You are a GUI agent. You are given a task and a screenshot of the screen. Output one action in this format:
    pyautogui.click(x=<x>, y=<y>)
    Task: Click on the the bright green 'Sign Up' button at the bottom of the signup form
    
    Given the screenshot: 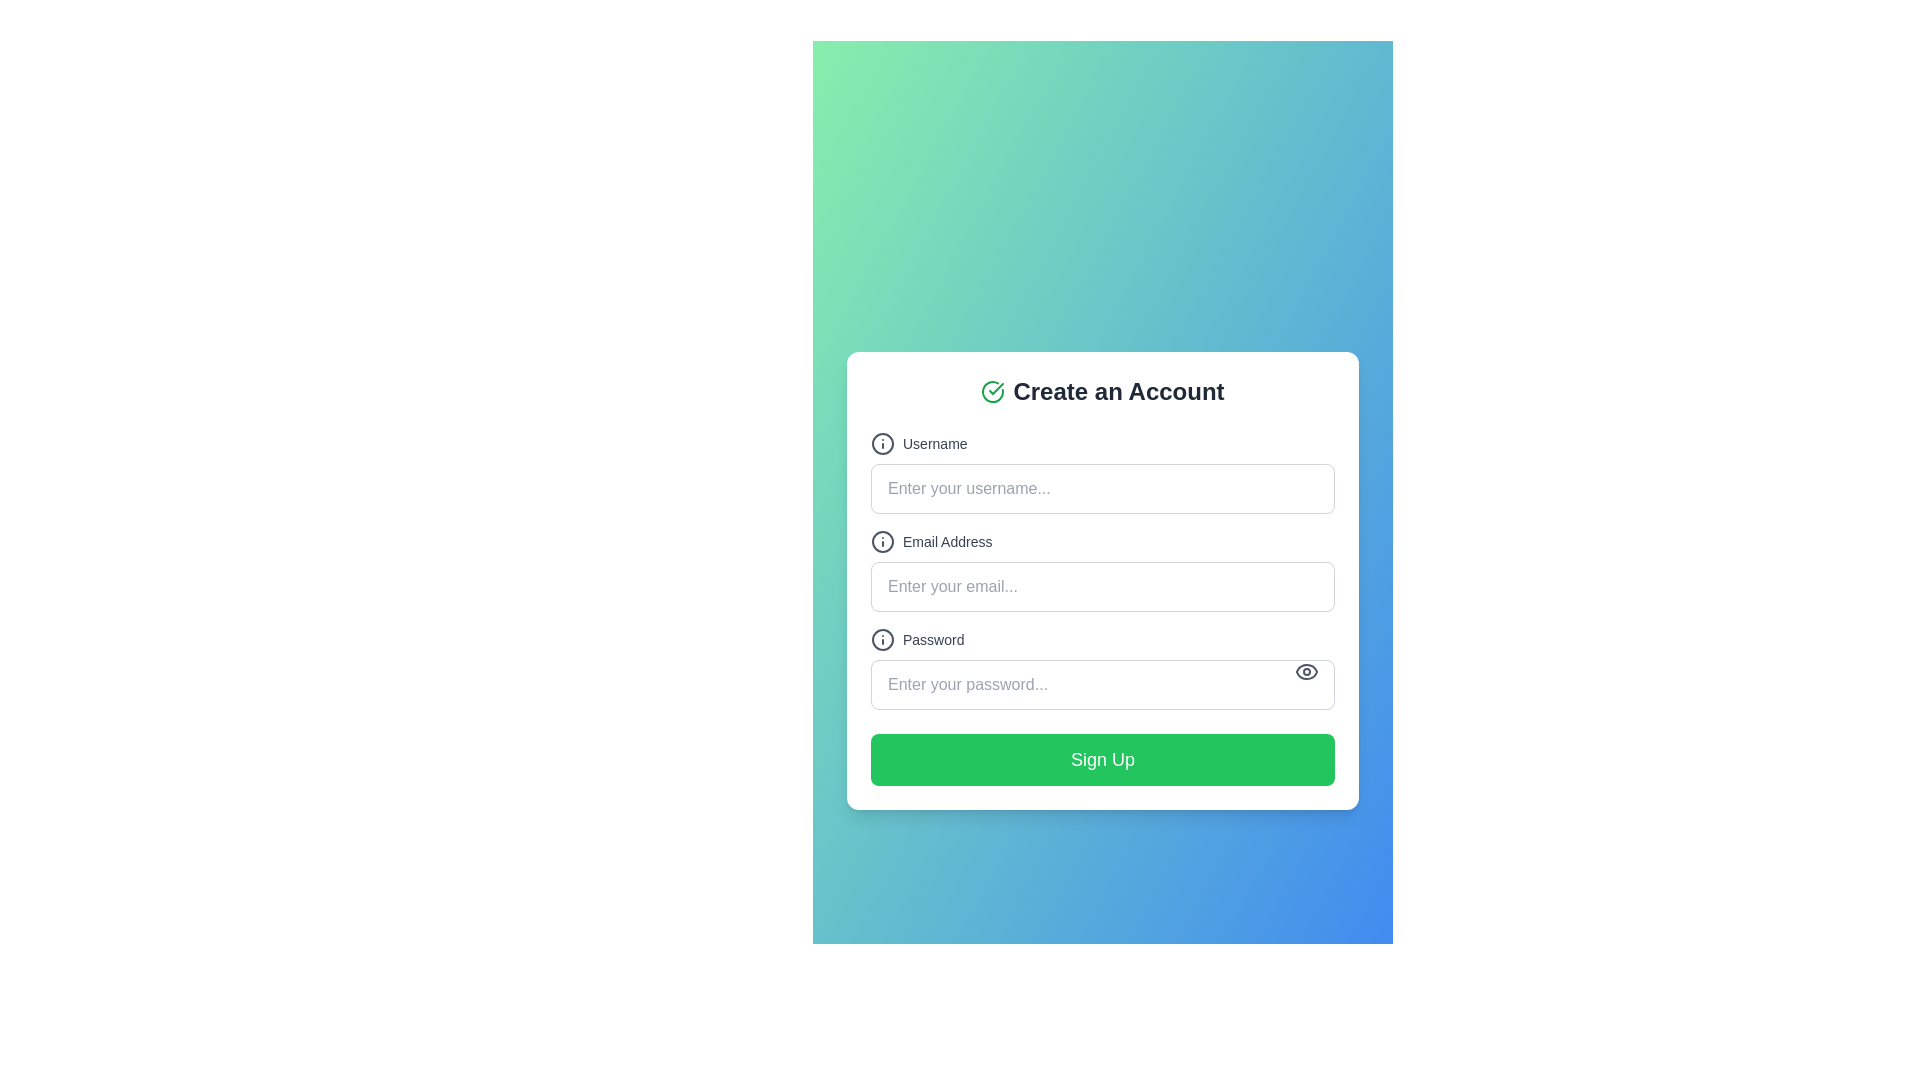 What is the action you would take?
    pyautogui.click(x=1102, y=759)
    